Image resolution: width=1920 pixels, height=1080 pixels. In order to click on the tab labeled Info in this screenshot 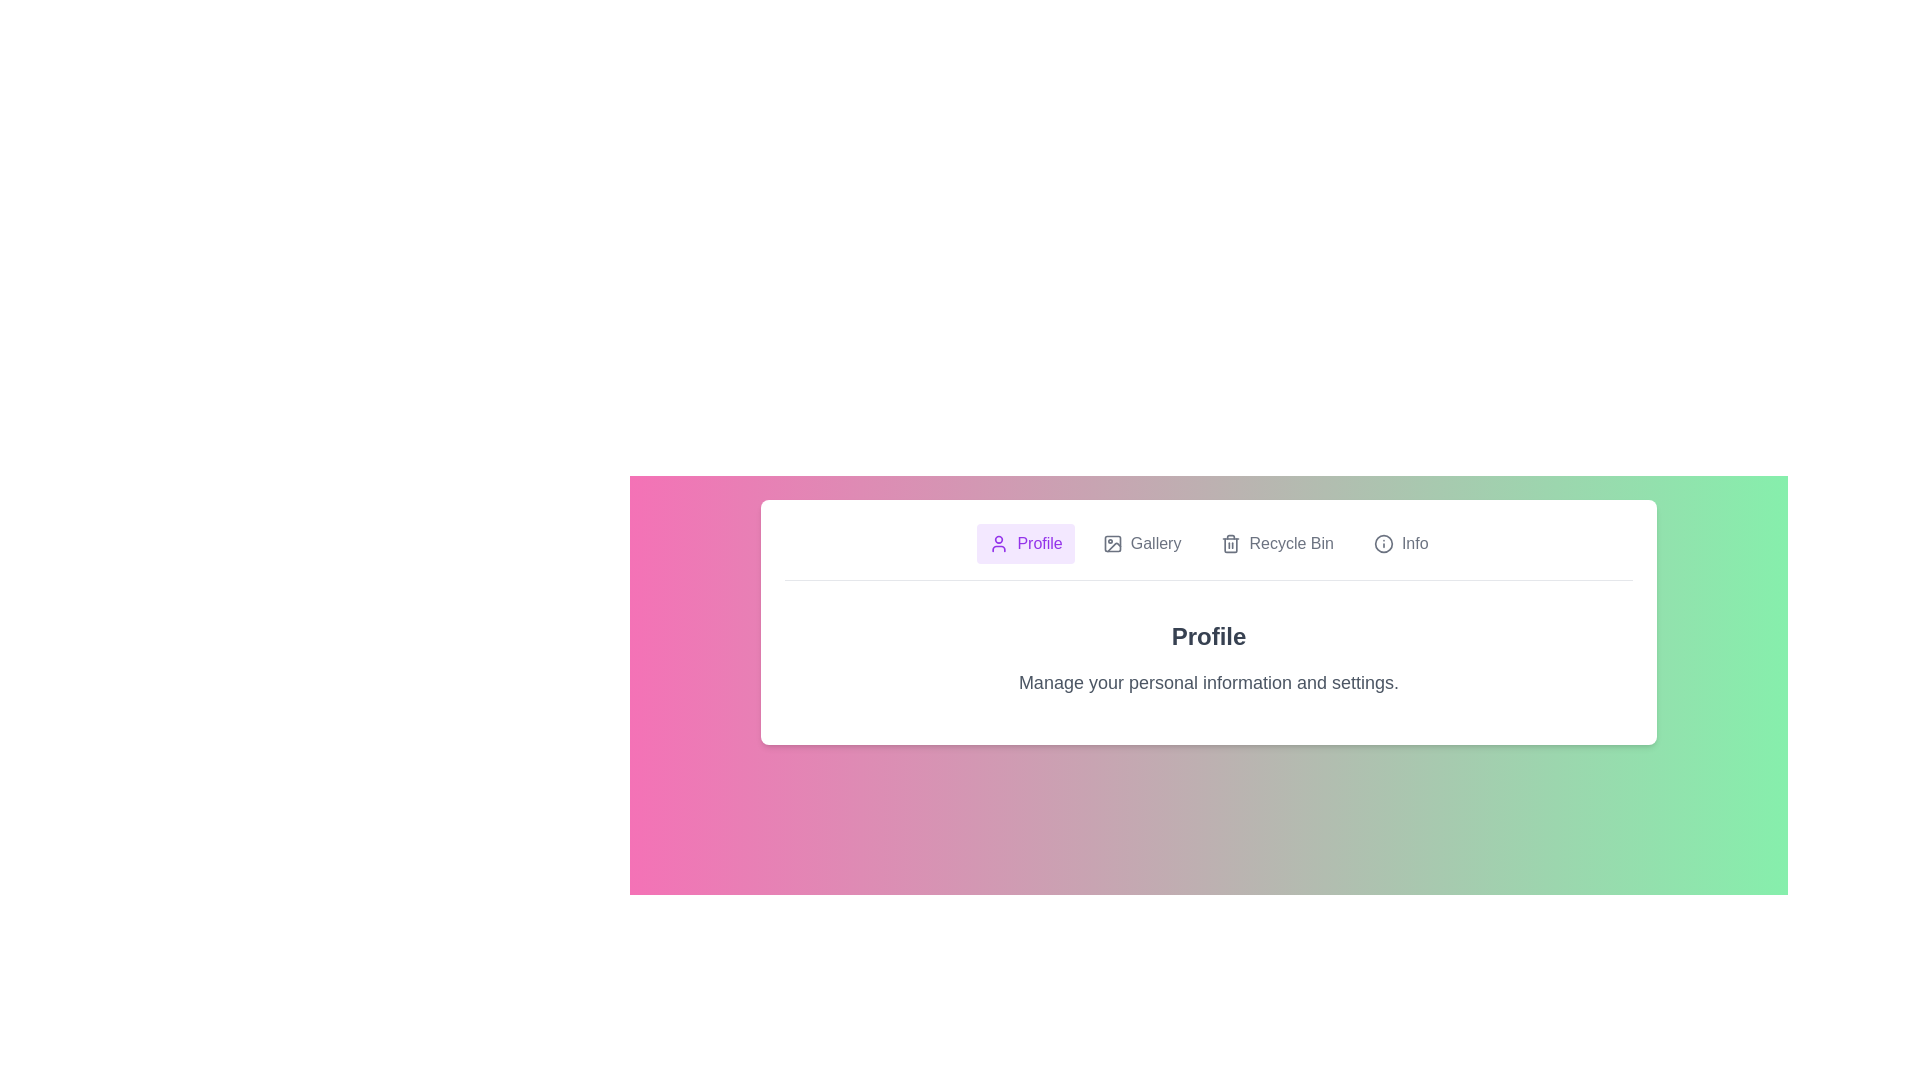, I will do `click(1400, 543)`.